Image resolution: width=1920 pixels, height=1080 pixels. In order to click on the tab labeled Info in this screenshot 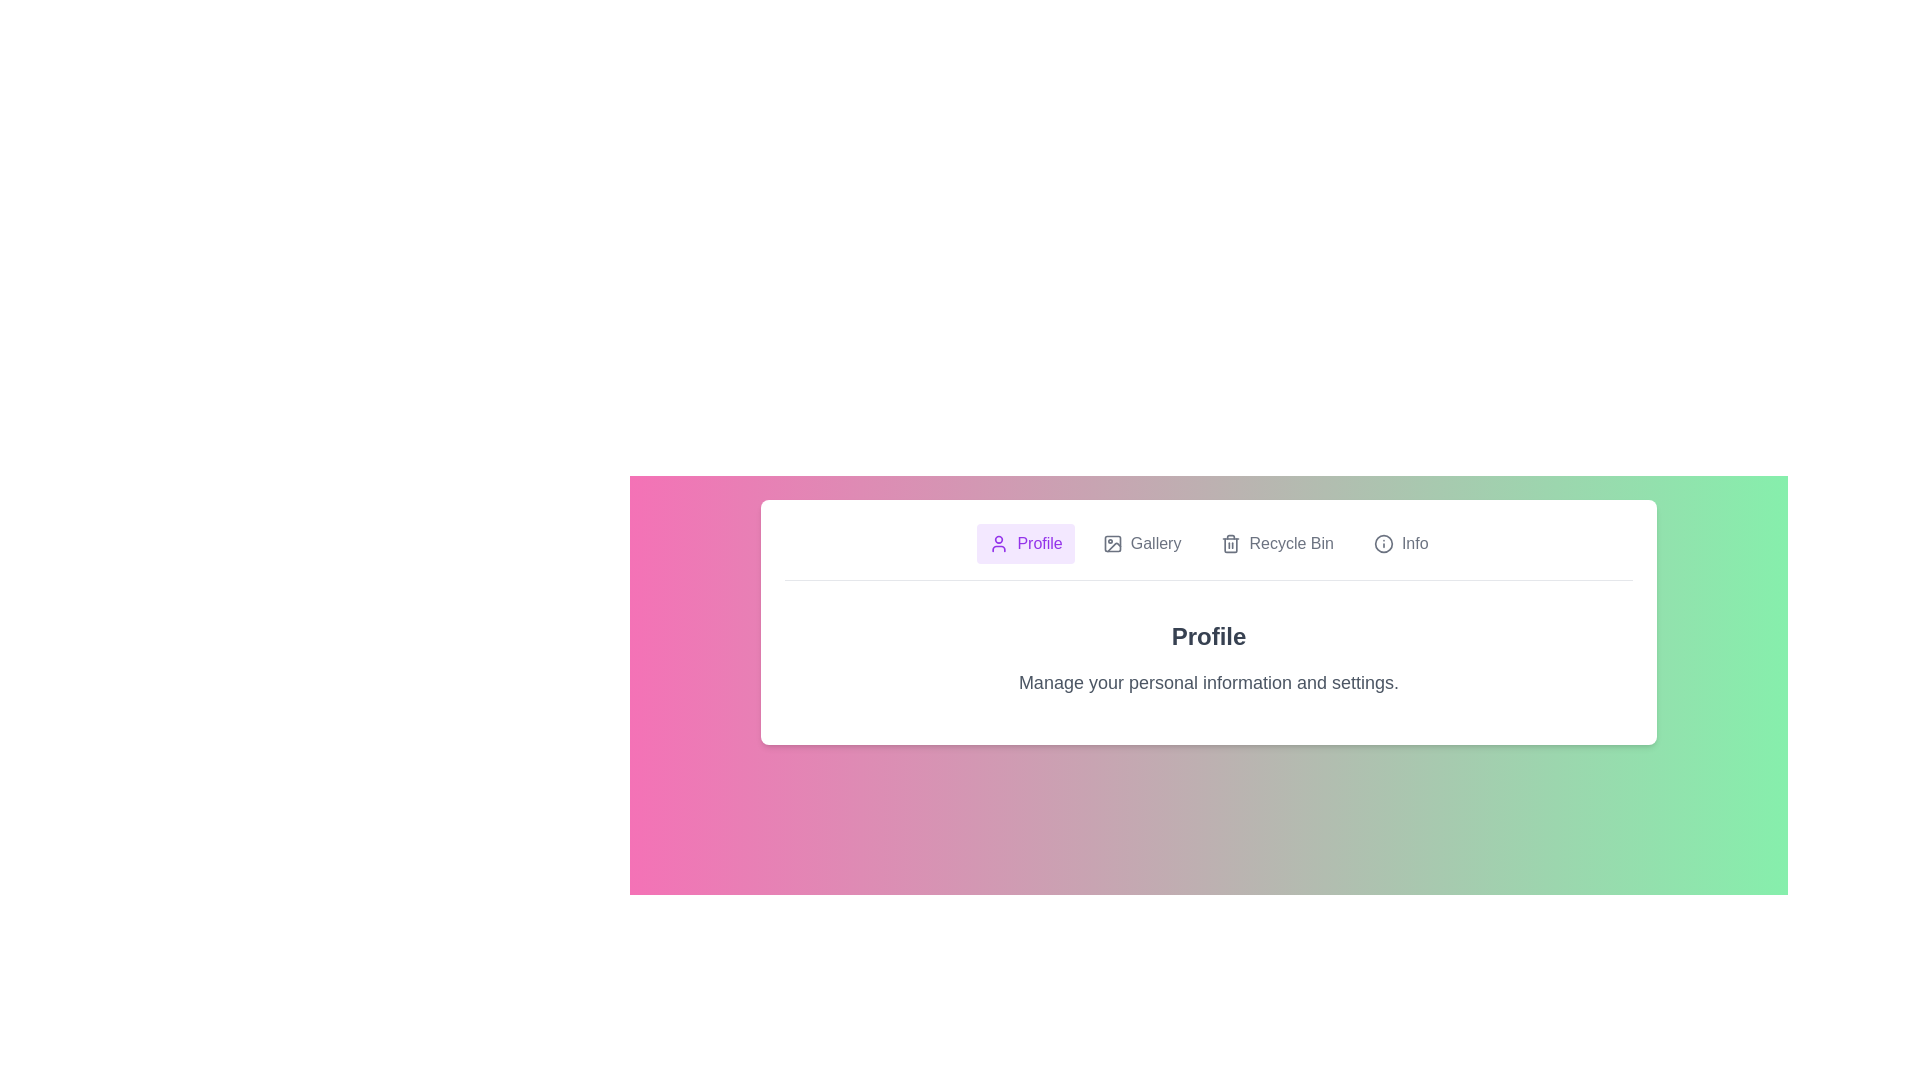, I will do `click(1400, 543)`.